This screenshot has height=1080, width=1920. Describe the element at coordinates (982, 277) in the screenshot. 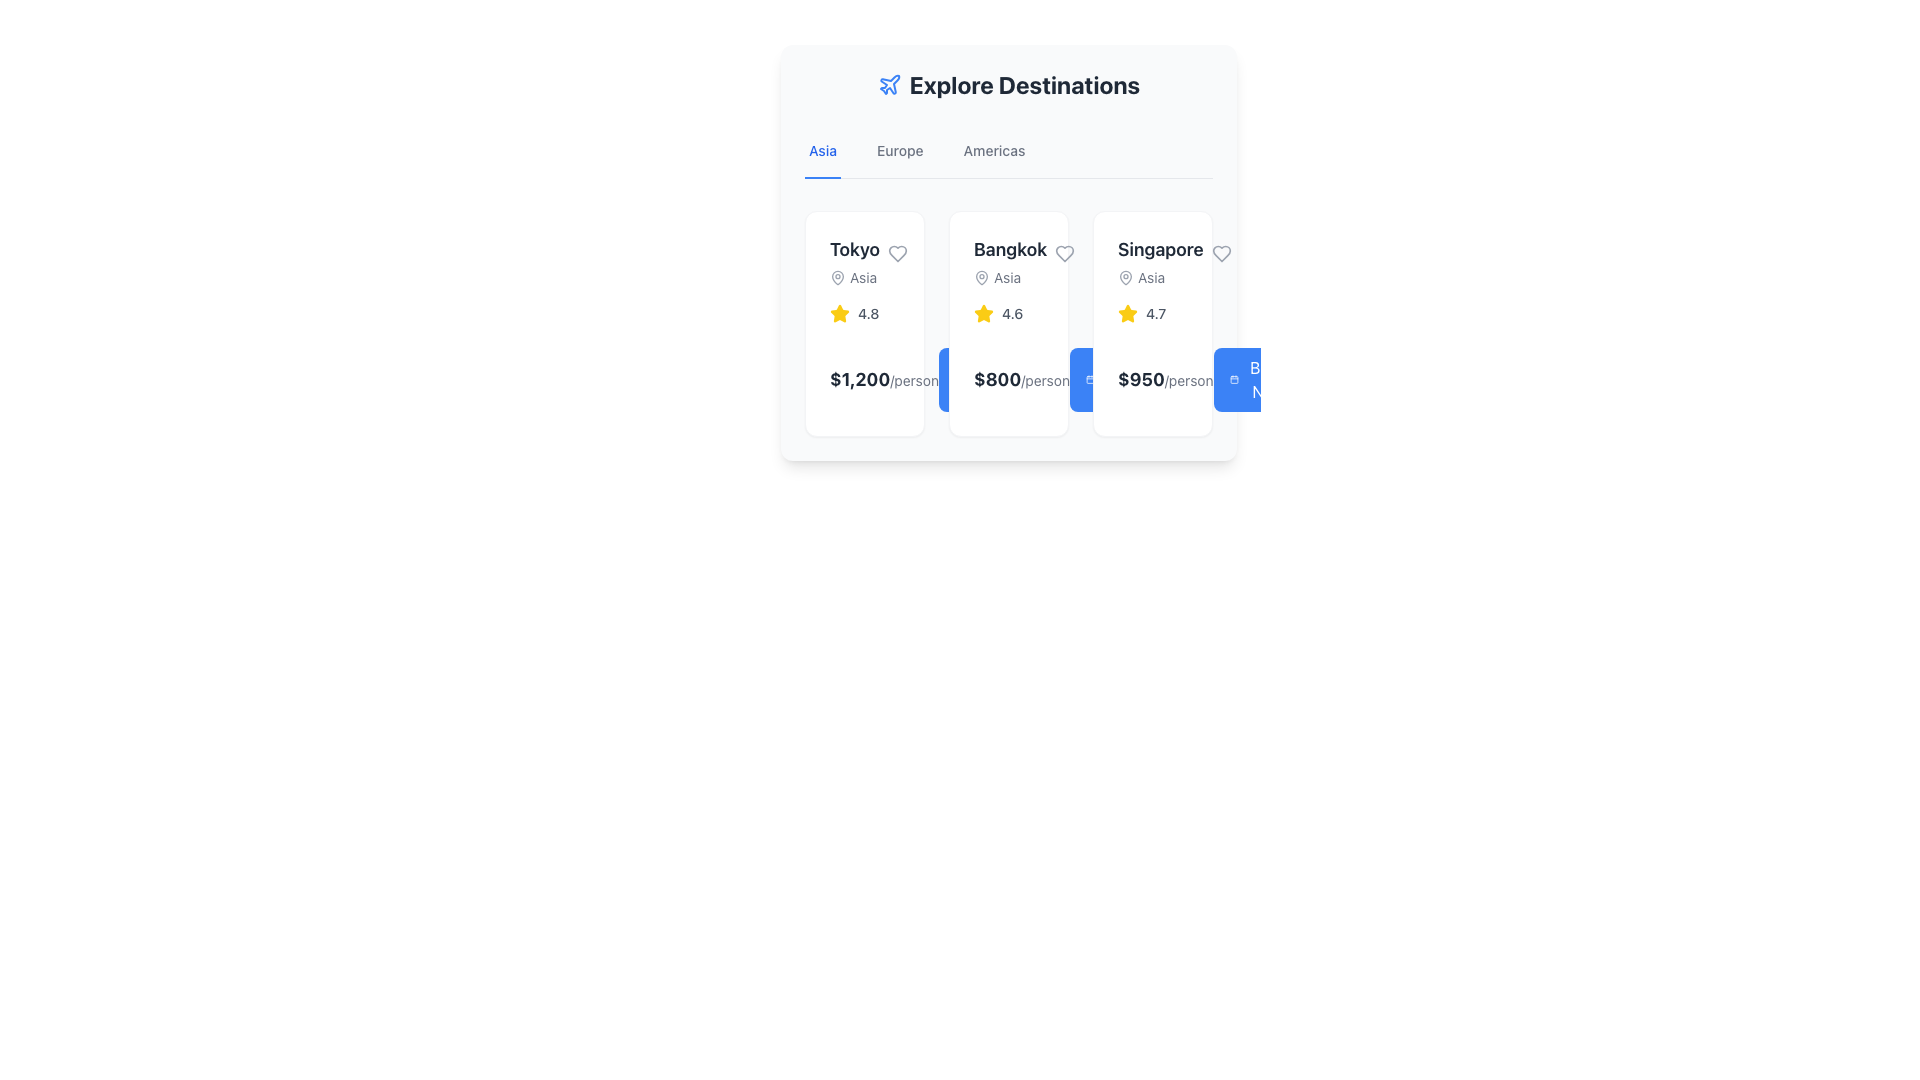

I see `the geographical location pin icon in the middle card of the trip list under 'Explore Destinations', located near the text 'Bangkok'` at that location.